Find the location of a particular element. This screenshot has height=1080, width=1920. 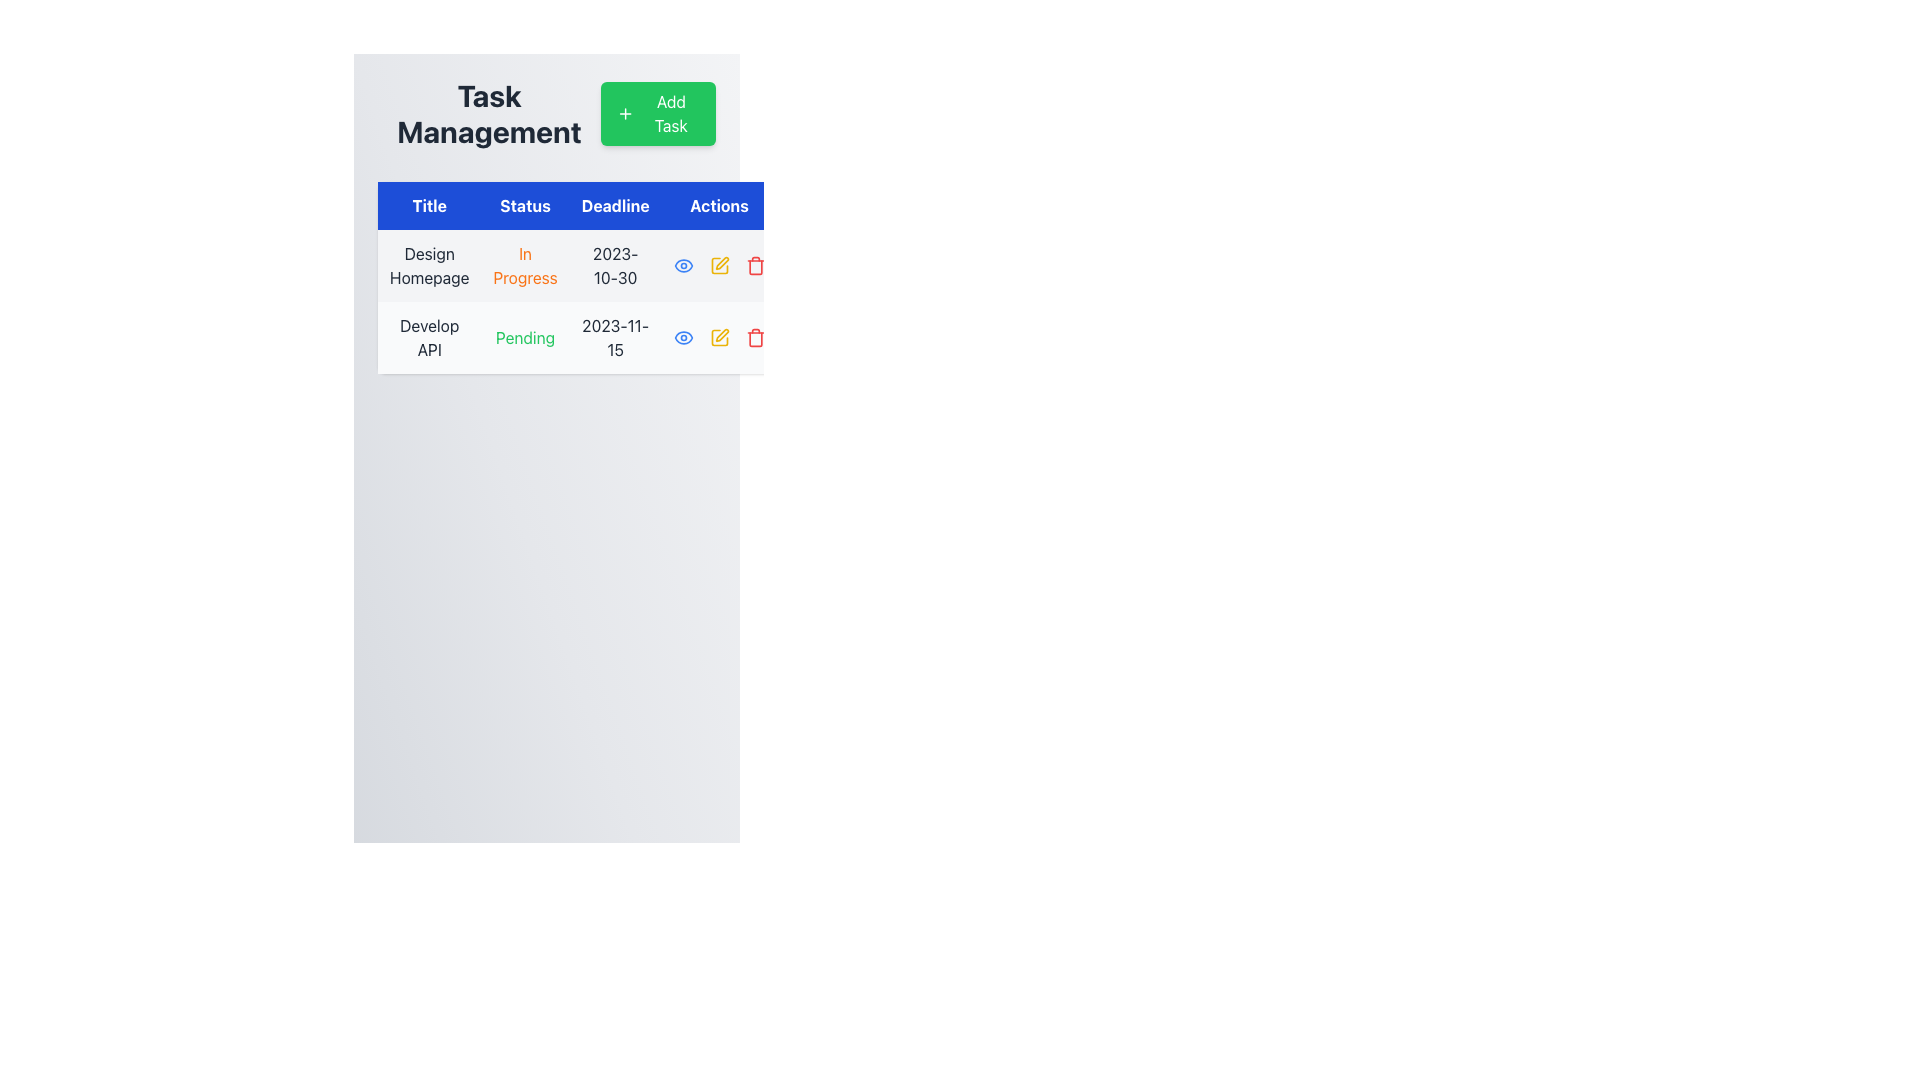

the yellow pencil icon located in the 'Actions' column of the second row to initiate edit mode is located at coordinates (719, 337).